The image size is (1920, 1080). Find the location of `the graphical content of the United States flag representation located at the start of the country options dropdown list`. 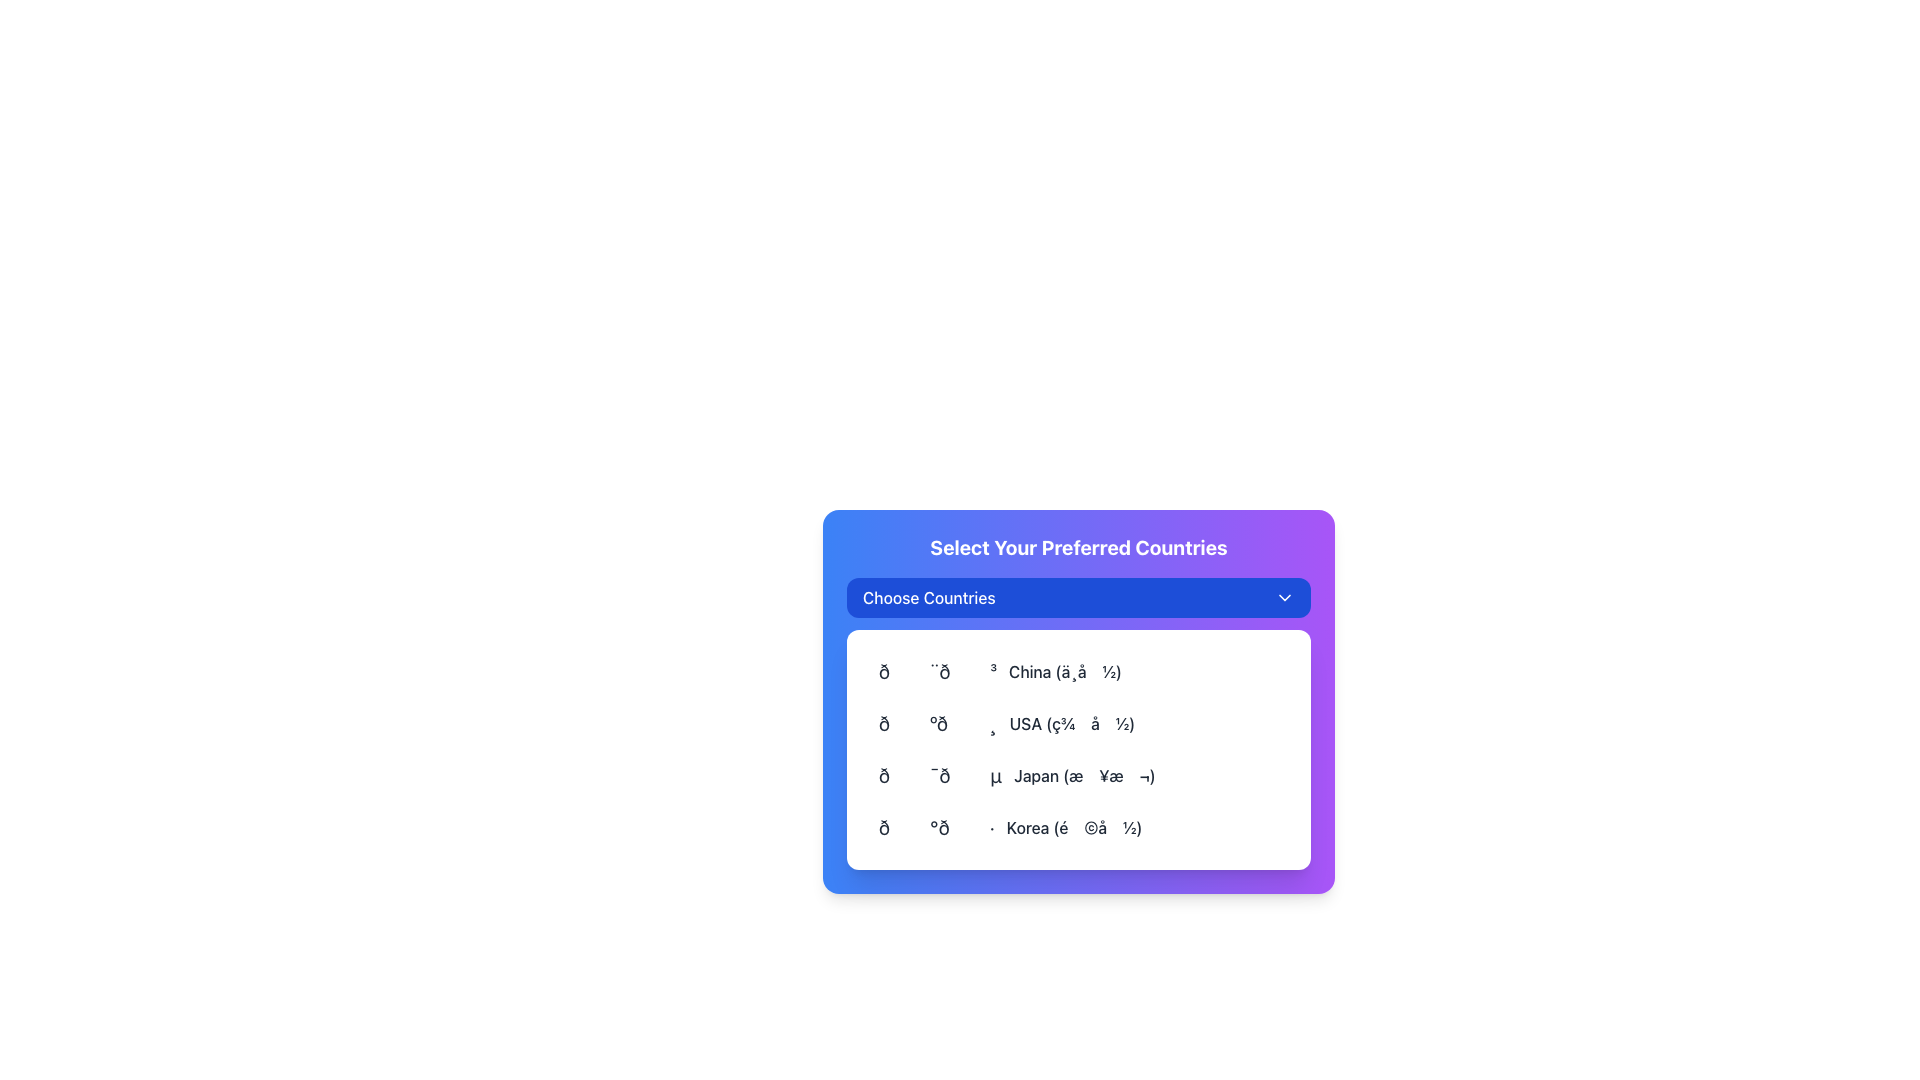

the graphical content of the United States flag representation located at the start of the country options dropdown list is located at coordinates (937, 724).